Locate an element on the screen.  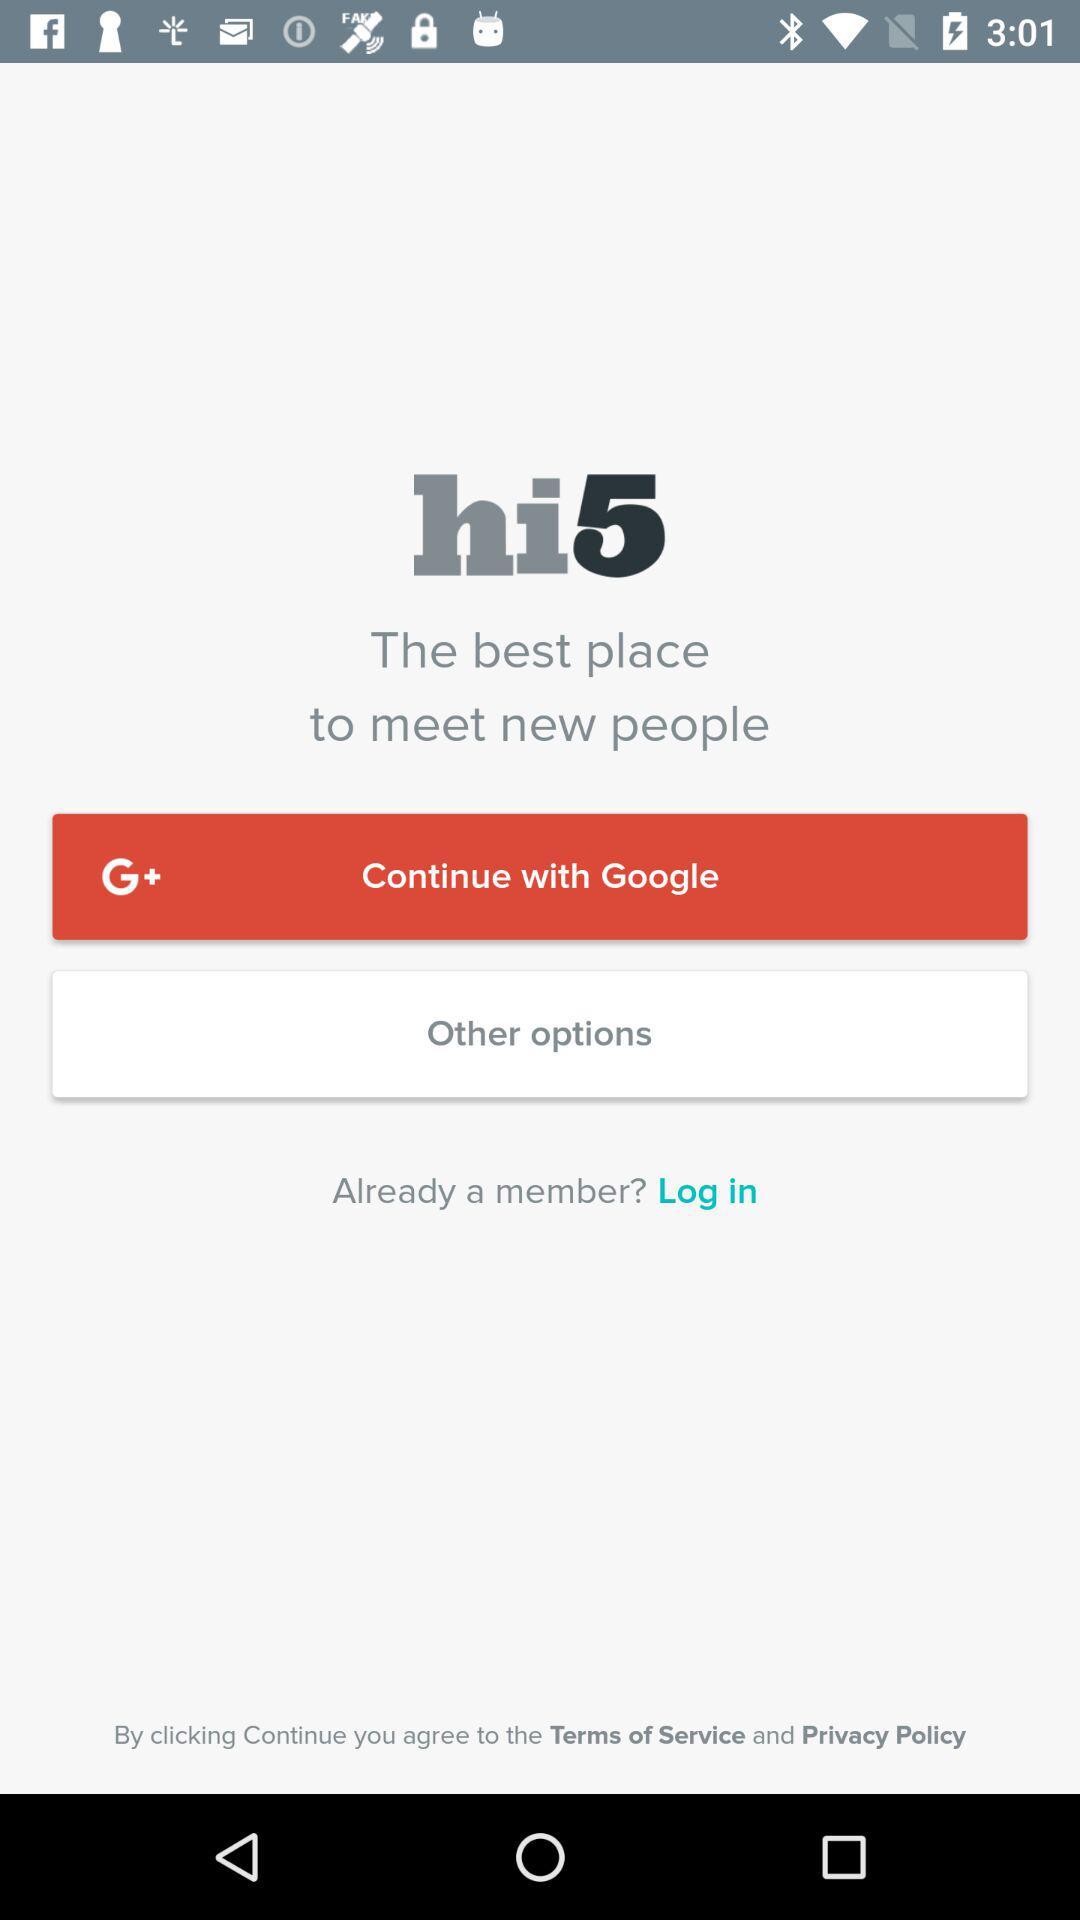
icon below already a member? icon is located at coordinates (540, 1734).